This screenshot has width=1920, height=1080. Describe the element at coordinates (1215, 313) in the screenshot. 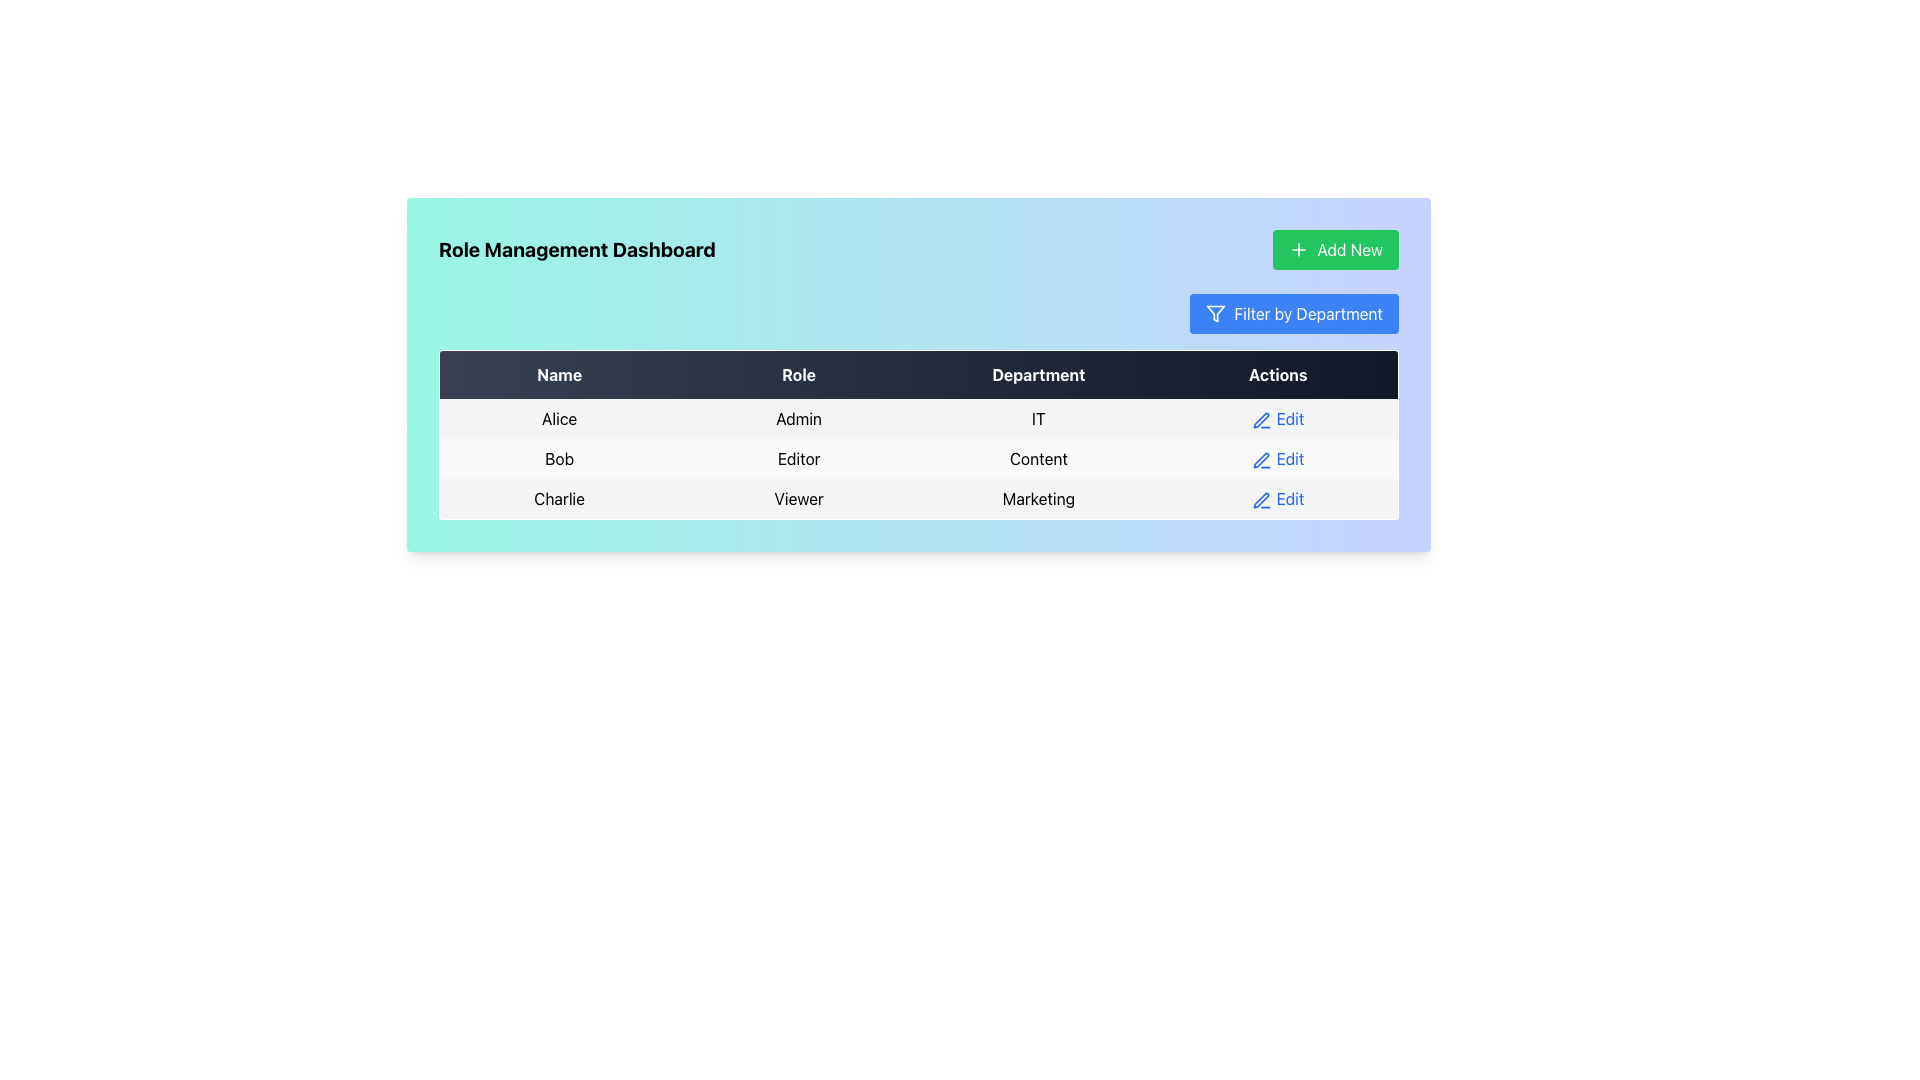

I see `the filter icon, which is a funnel-like SVG graphic with a thin black stroke, located within the blue button labeled 'Filter by Department'` at that location.